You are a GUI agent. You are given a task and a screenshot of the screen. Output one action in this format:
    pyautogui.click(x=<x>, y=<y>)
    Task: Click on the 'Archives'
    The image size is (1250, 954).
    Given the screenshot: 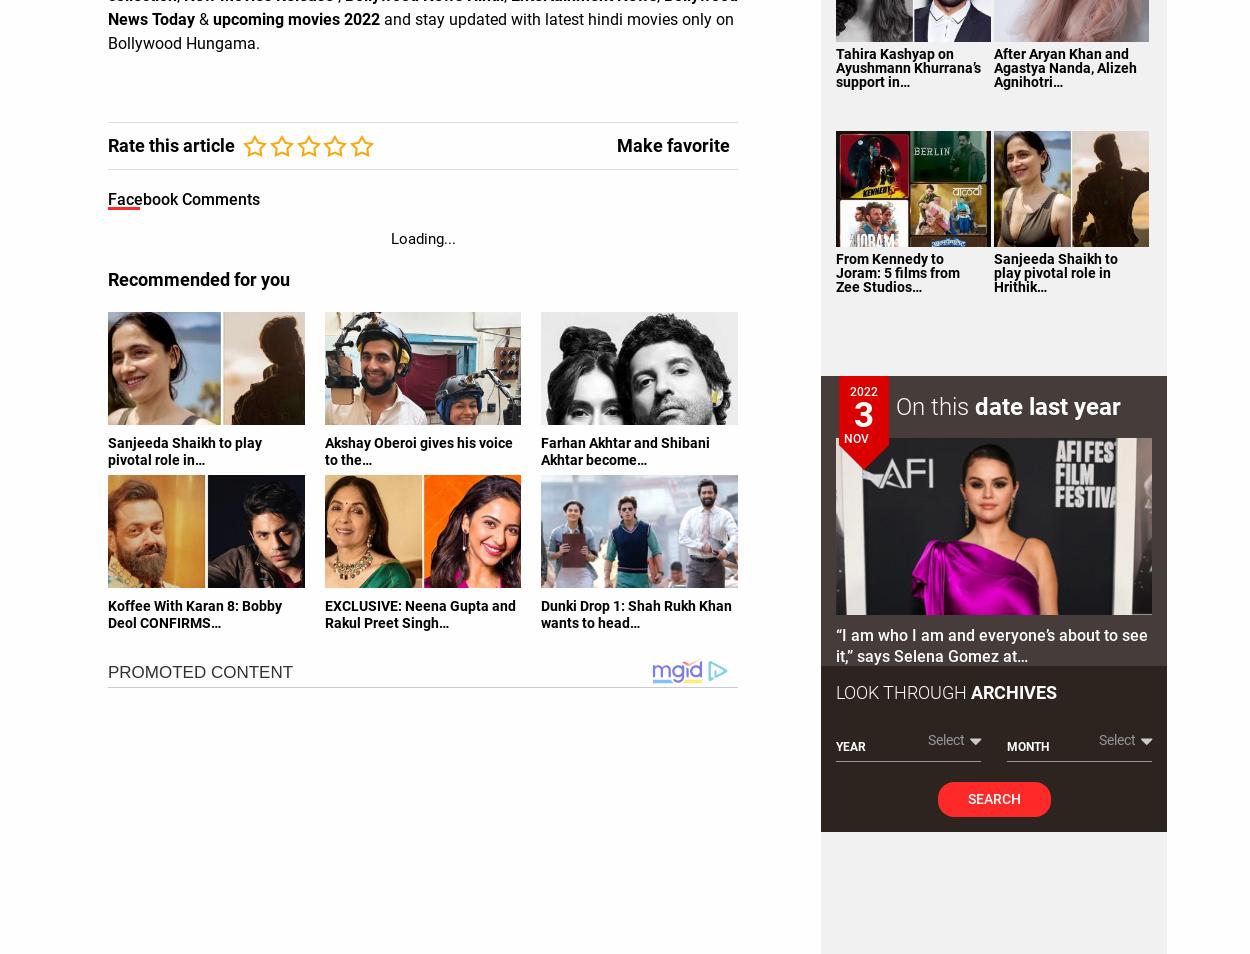 What is the action you would take?
    pyautogui.click(x=1014, y=691)
    